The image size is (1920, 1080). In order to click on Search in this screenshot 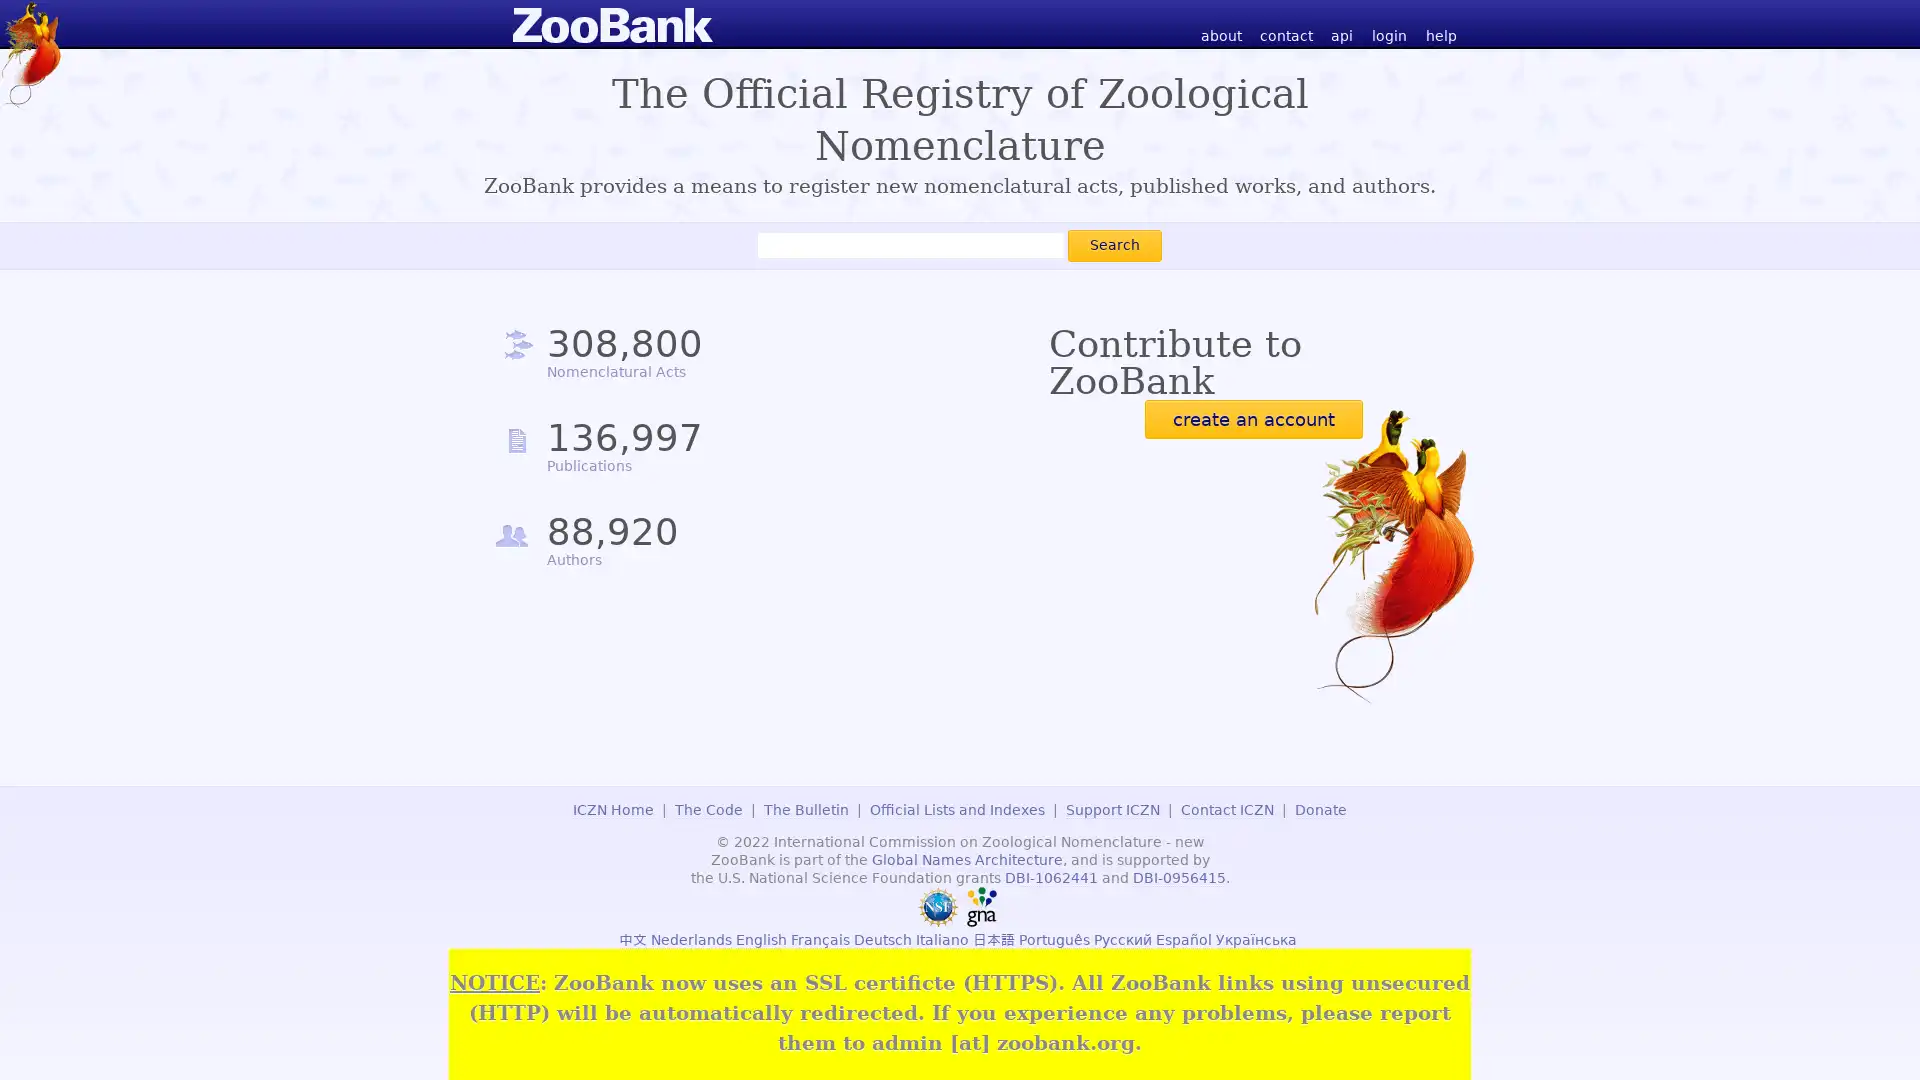, I will do `click(1113, 244)`.